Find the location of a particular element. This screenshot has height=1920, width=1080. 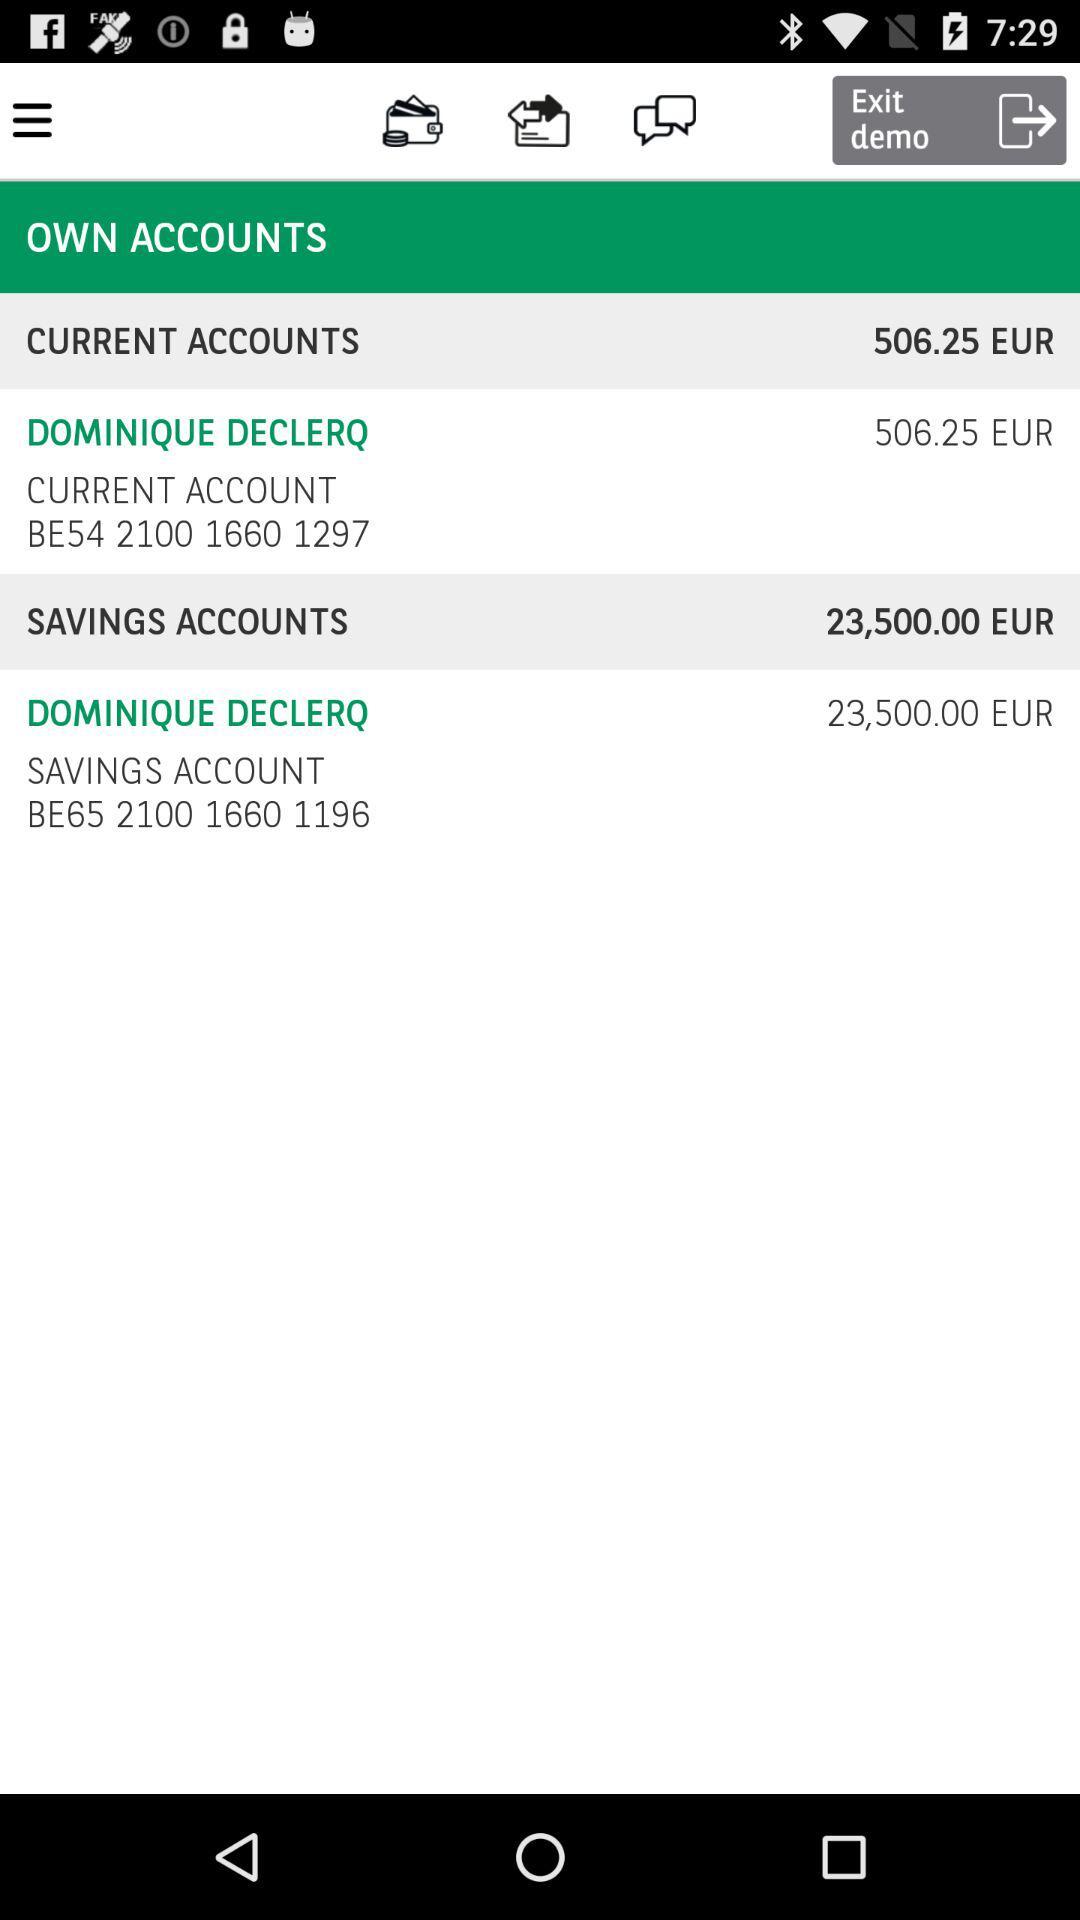

the checkbox to the left of the 506.25 eur is located at coordinates (181, 490).